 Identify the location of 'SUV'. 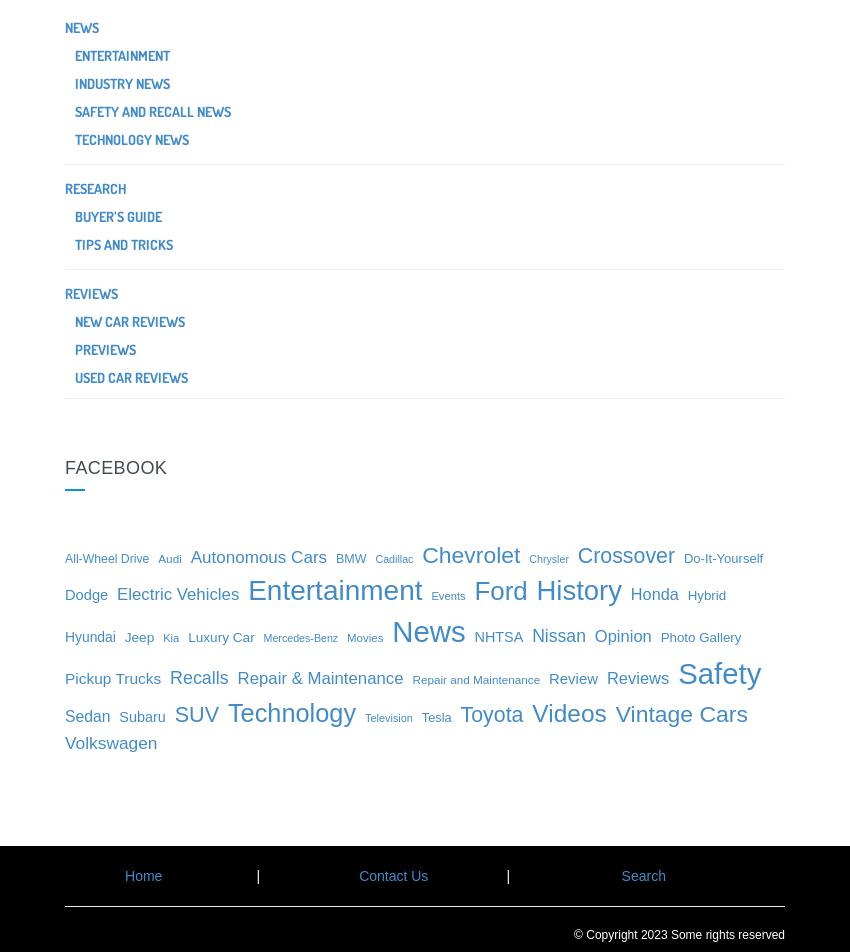
(195, 714).